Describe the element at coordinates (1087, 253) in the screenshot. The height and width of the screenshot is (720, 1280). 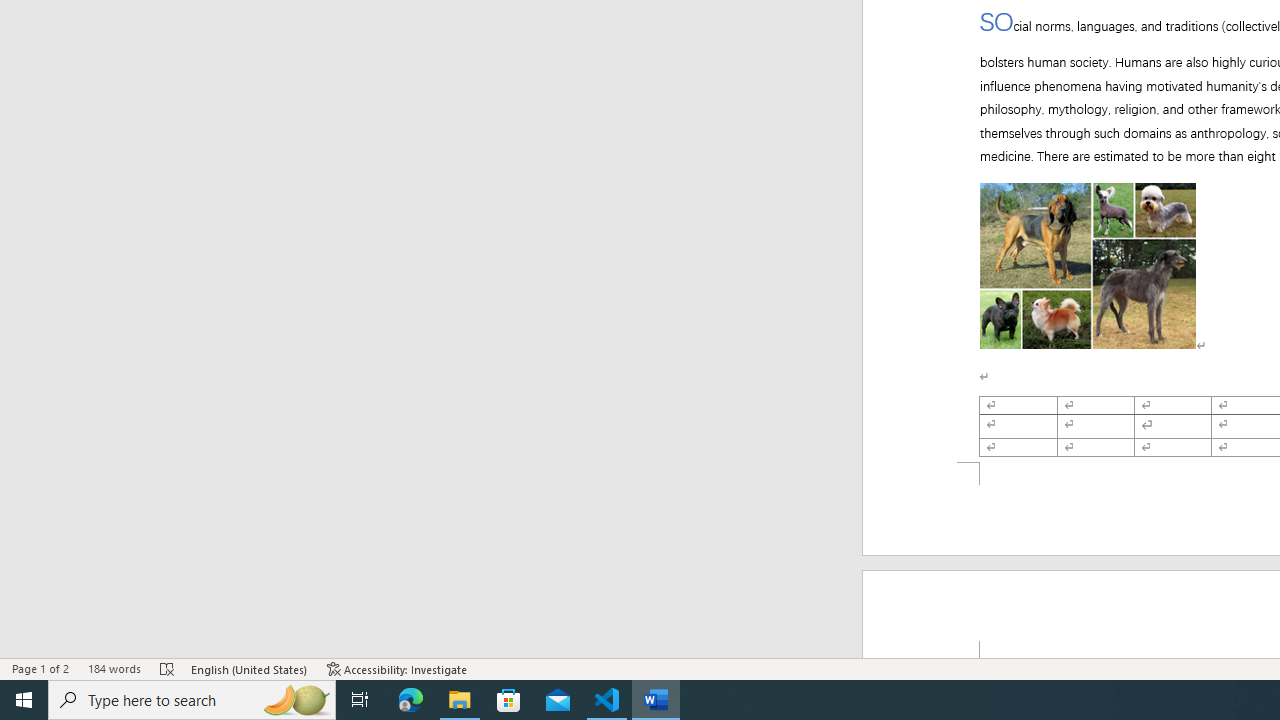
I see `'Morphological variation in six dogs'` at that location.